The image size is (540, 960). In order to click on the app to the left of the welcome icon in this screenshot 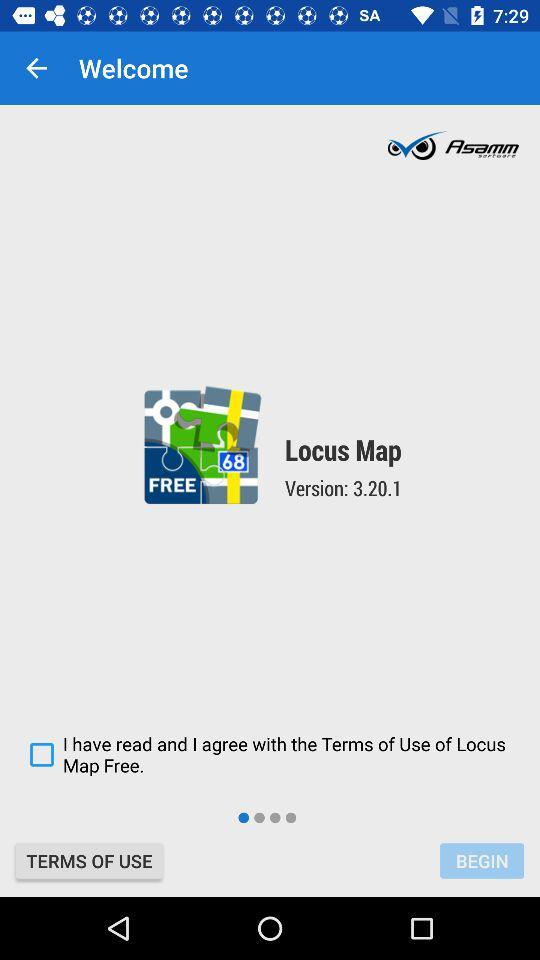, I will do `click(36, 68)`.